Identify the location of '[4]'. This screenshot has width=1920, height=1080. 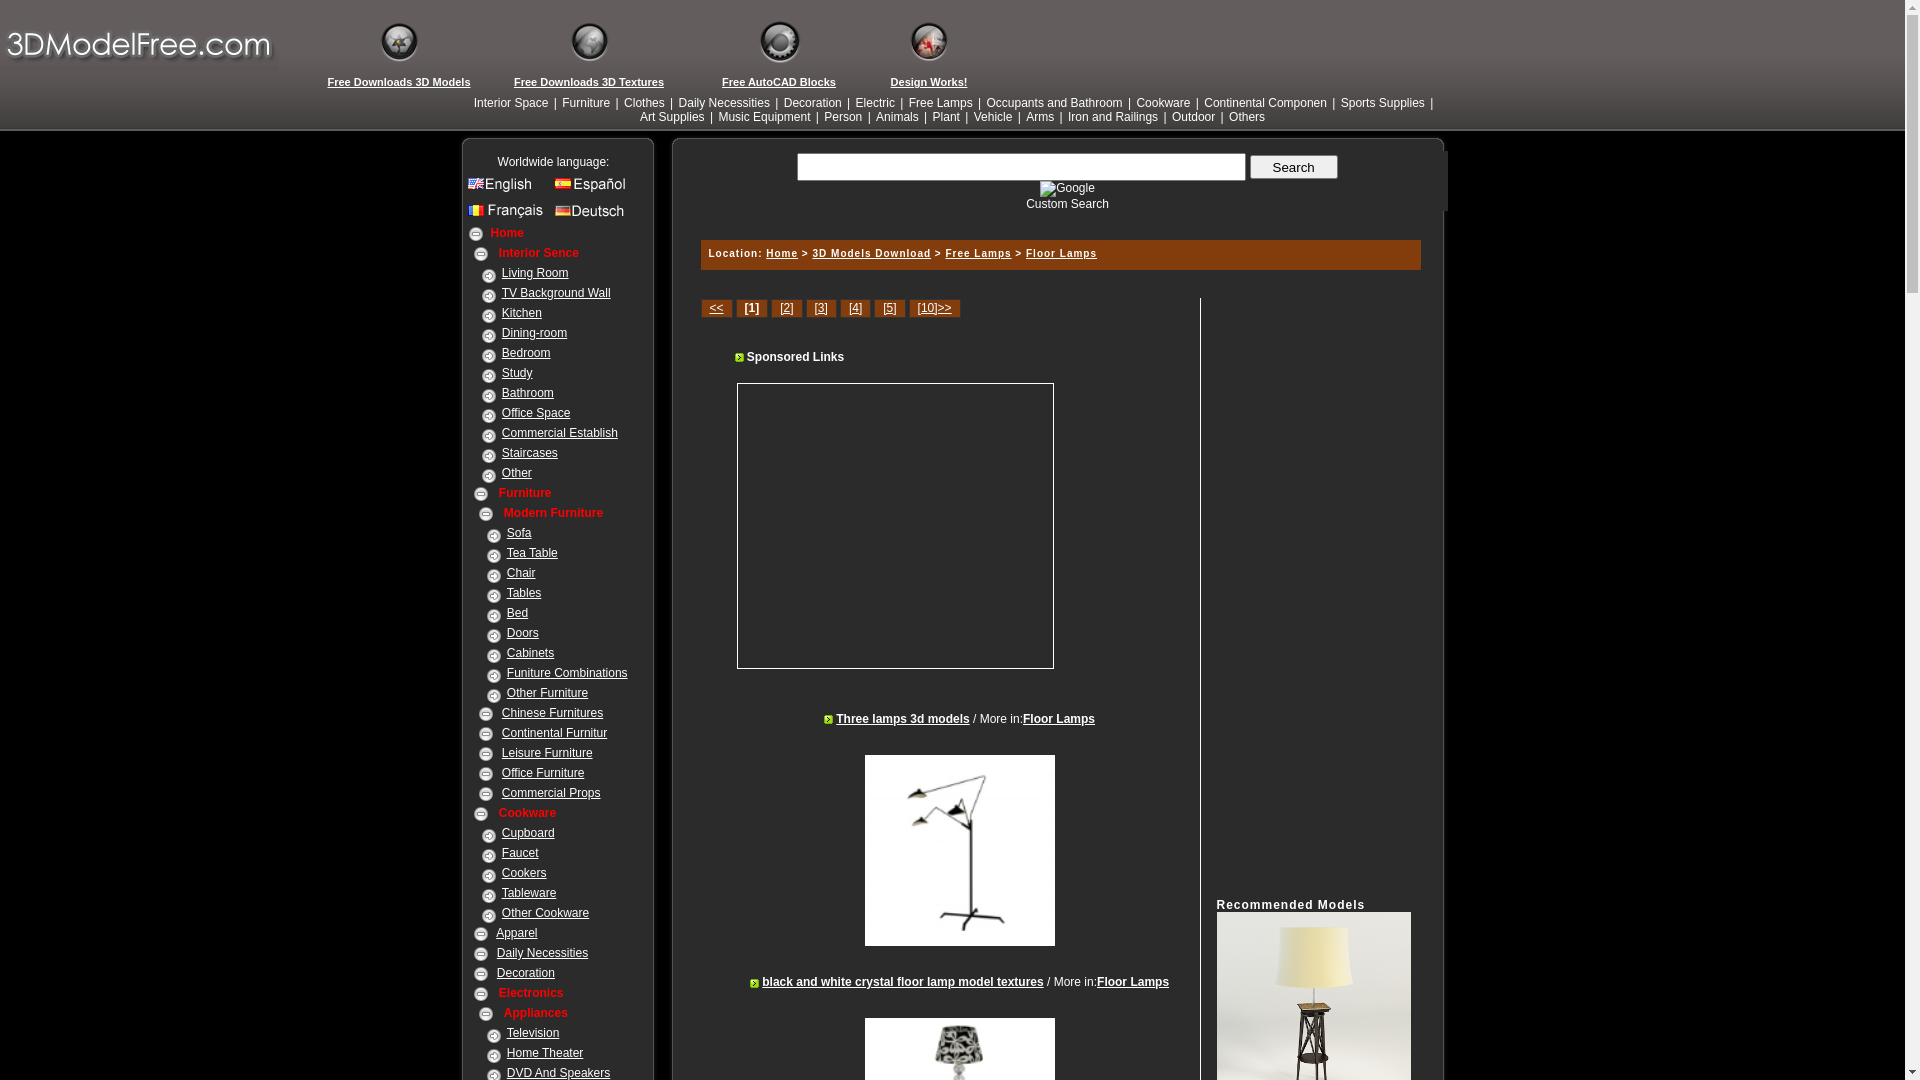
(840, 308).